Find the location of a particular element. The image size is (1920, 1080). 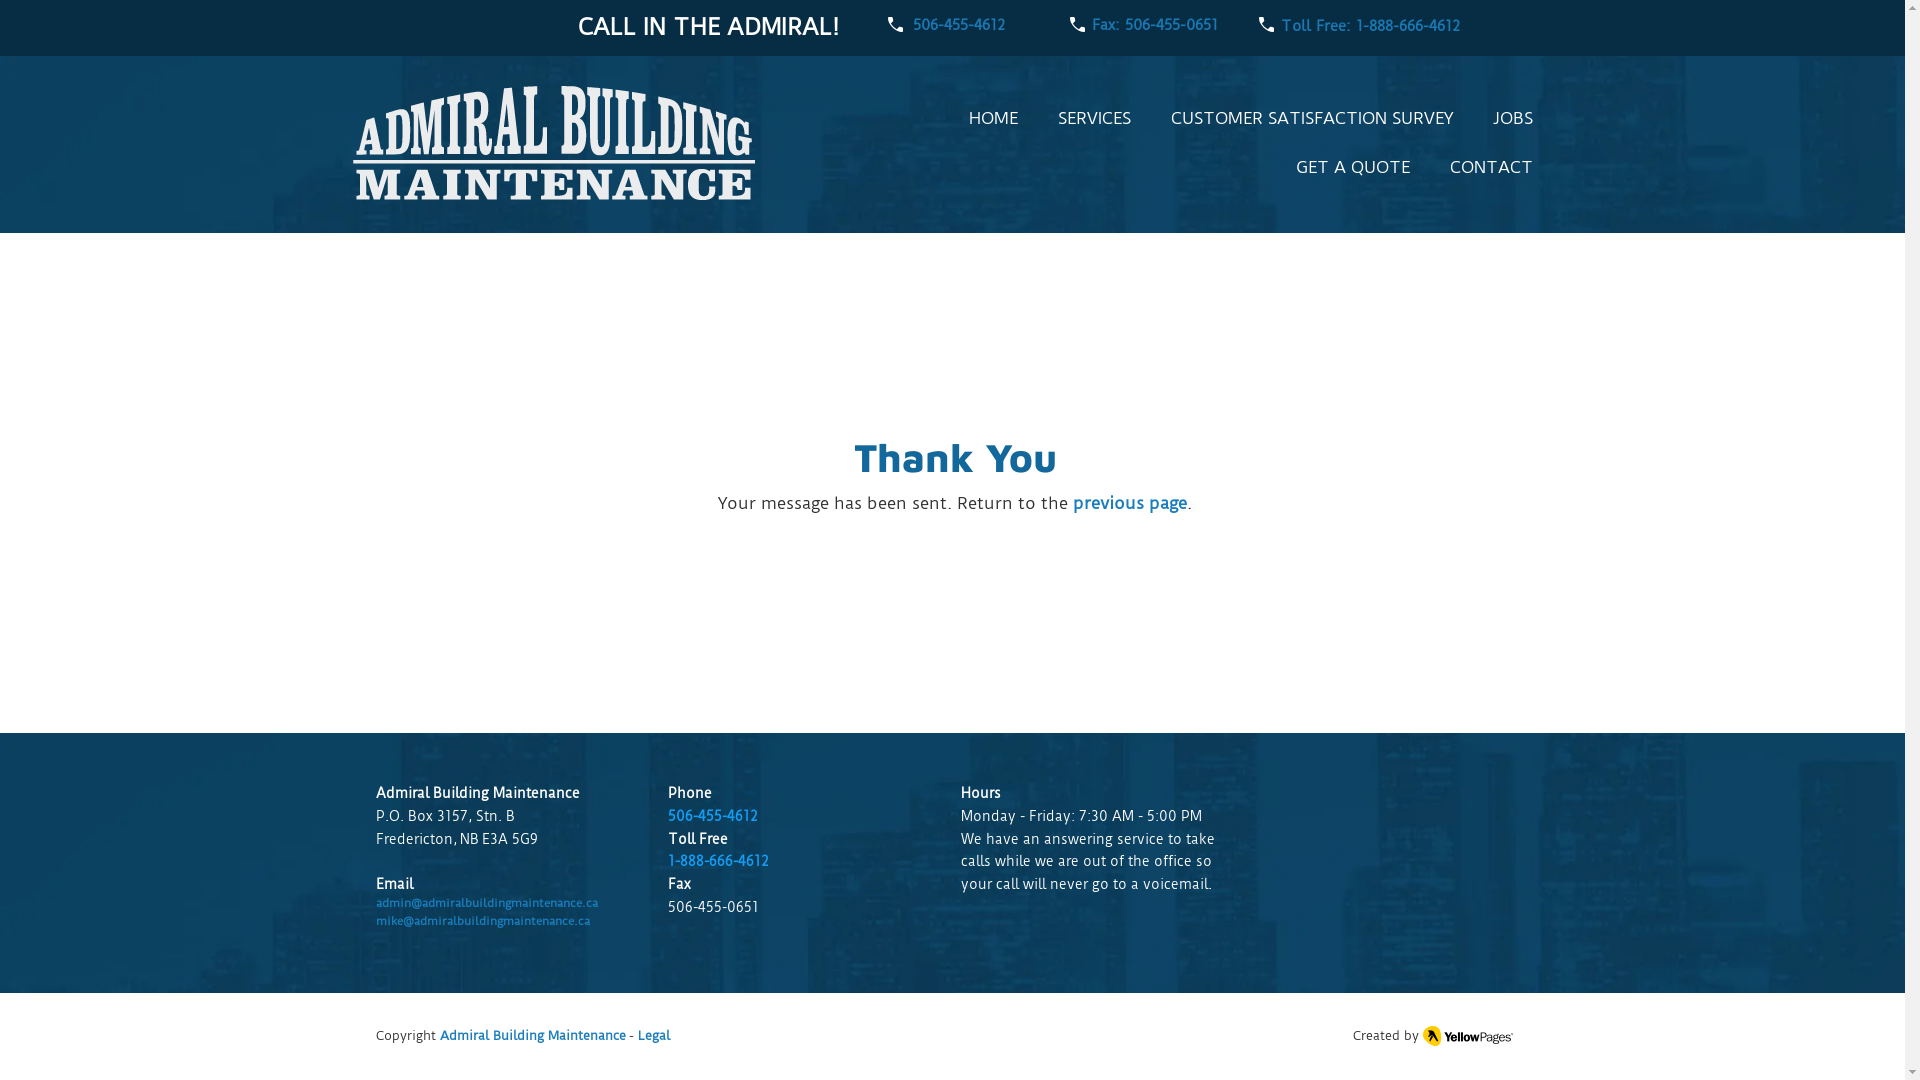

'admin@admiralbuildingmaintenance.ca' is located at coordinates (375, 902).